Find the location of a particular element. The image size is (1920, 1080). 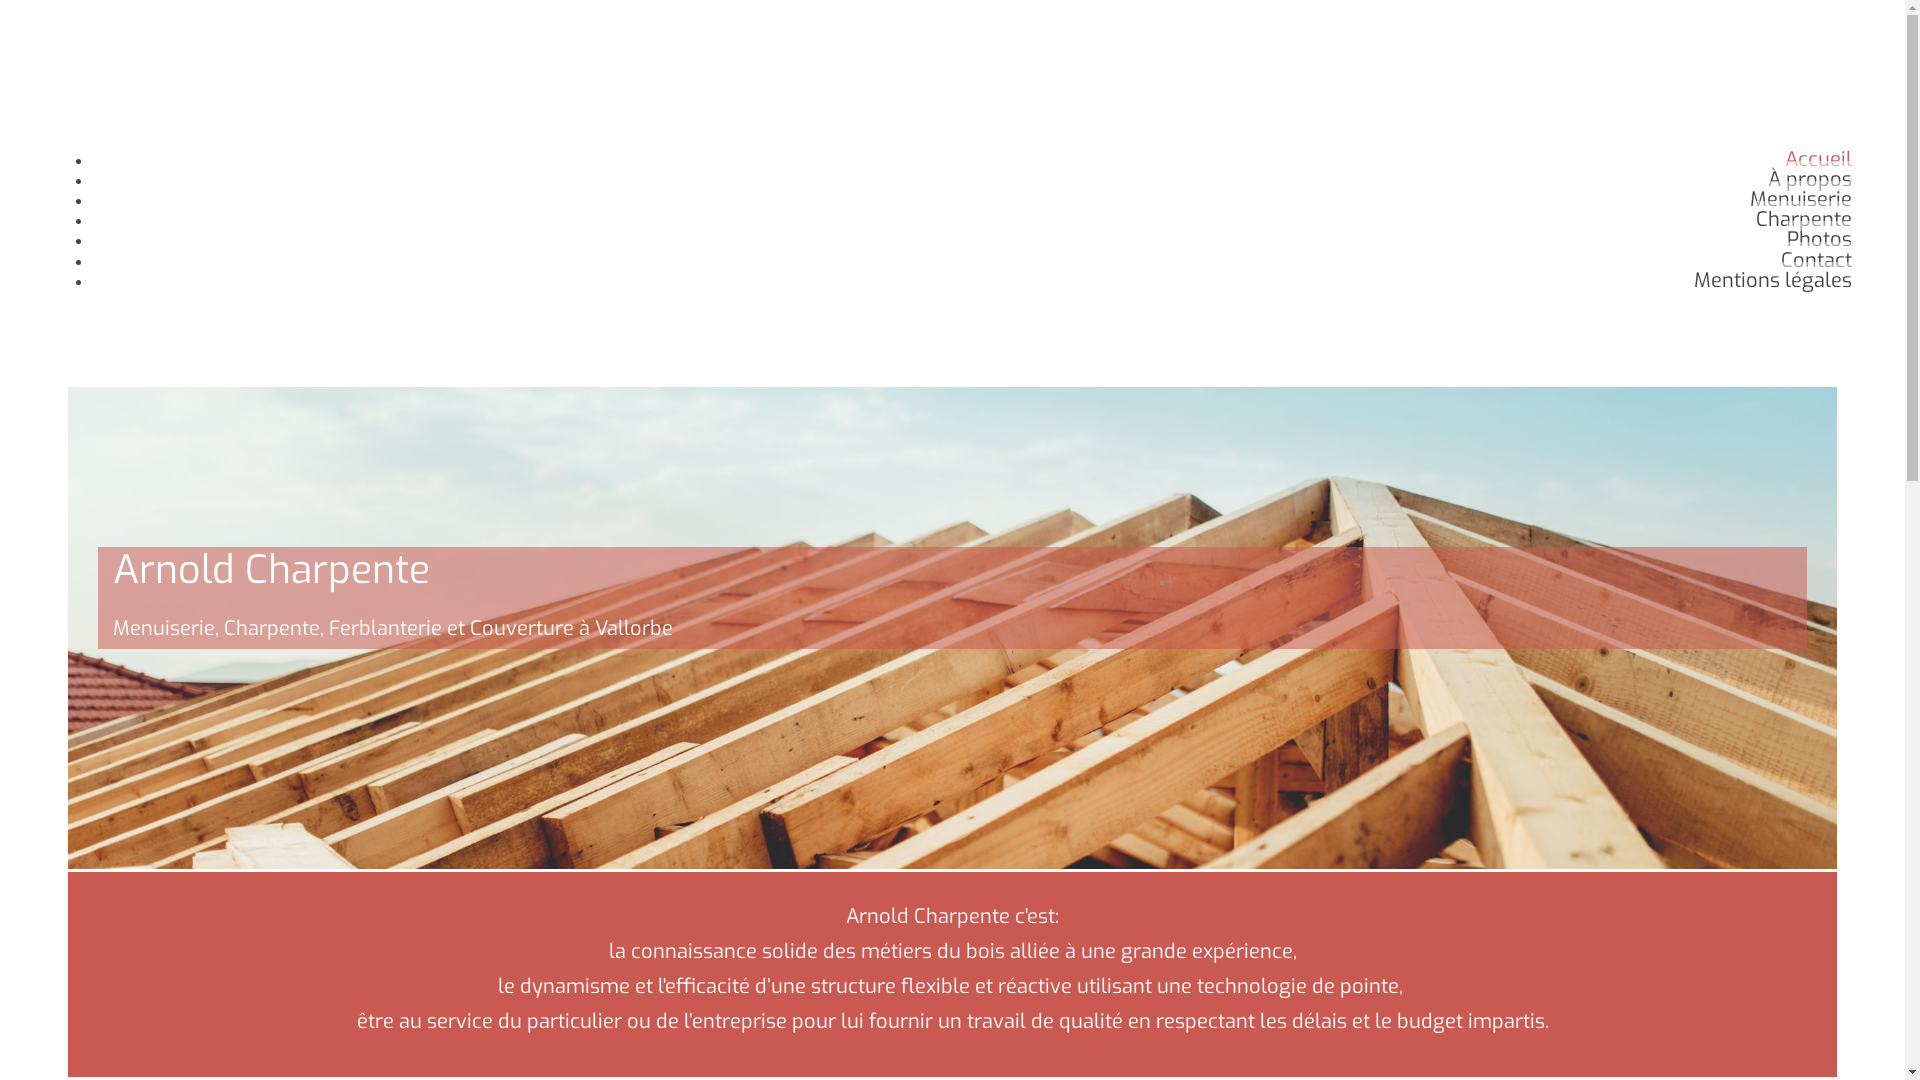

'Menuiserie' is located at coordinates (1800, 199).